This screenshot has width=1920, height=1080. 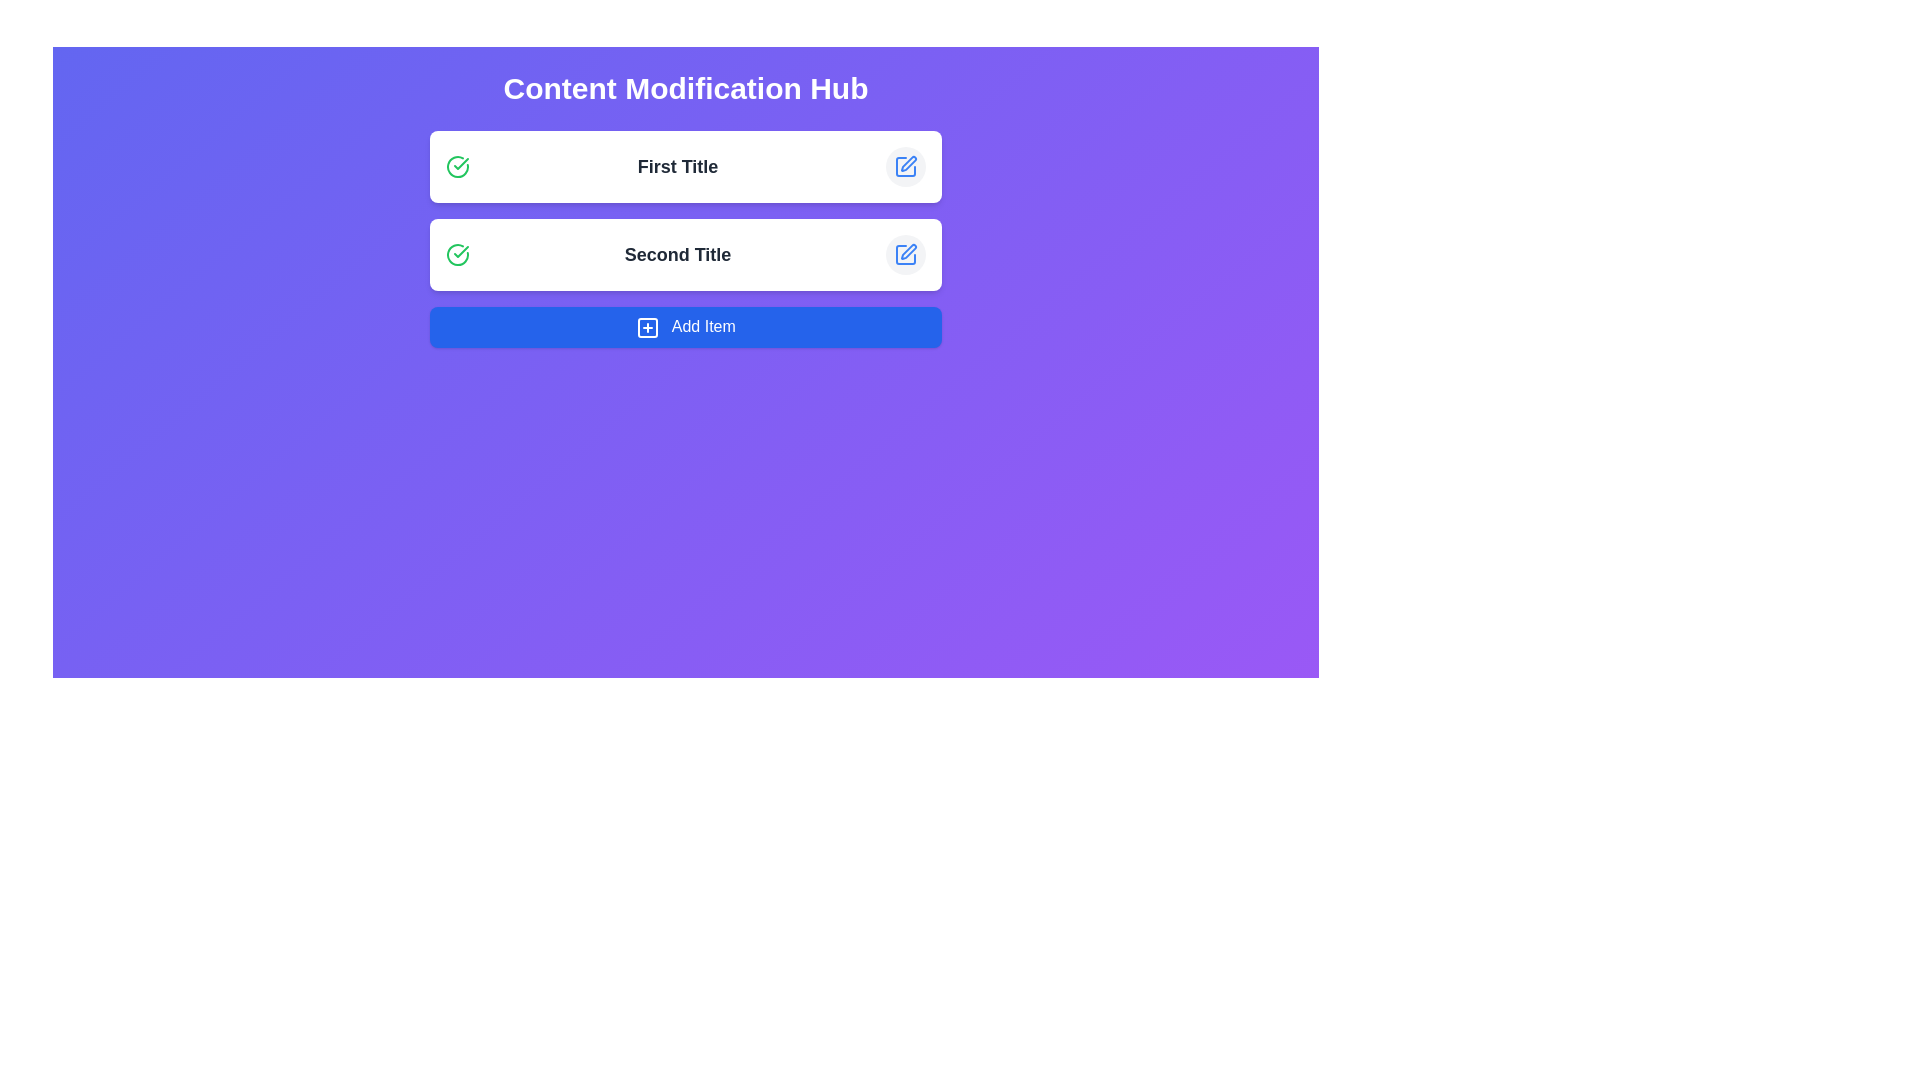 What do you see at coordinates (648, 326) in the screenshot?
I see `the icon with a square containing a cross located on the left side of the blue button labeled 'Add Item'` at bounding box center [648, 326].